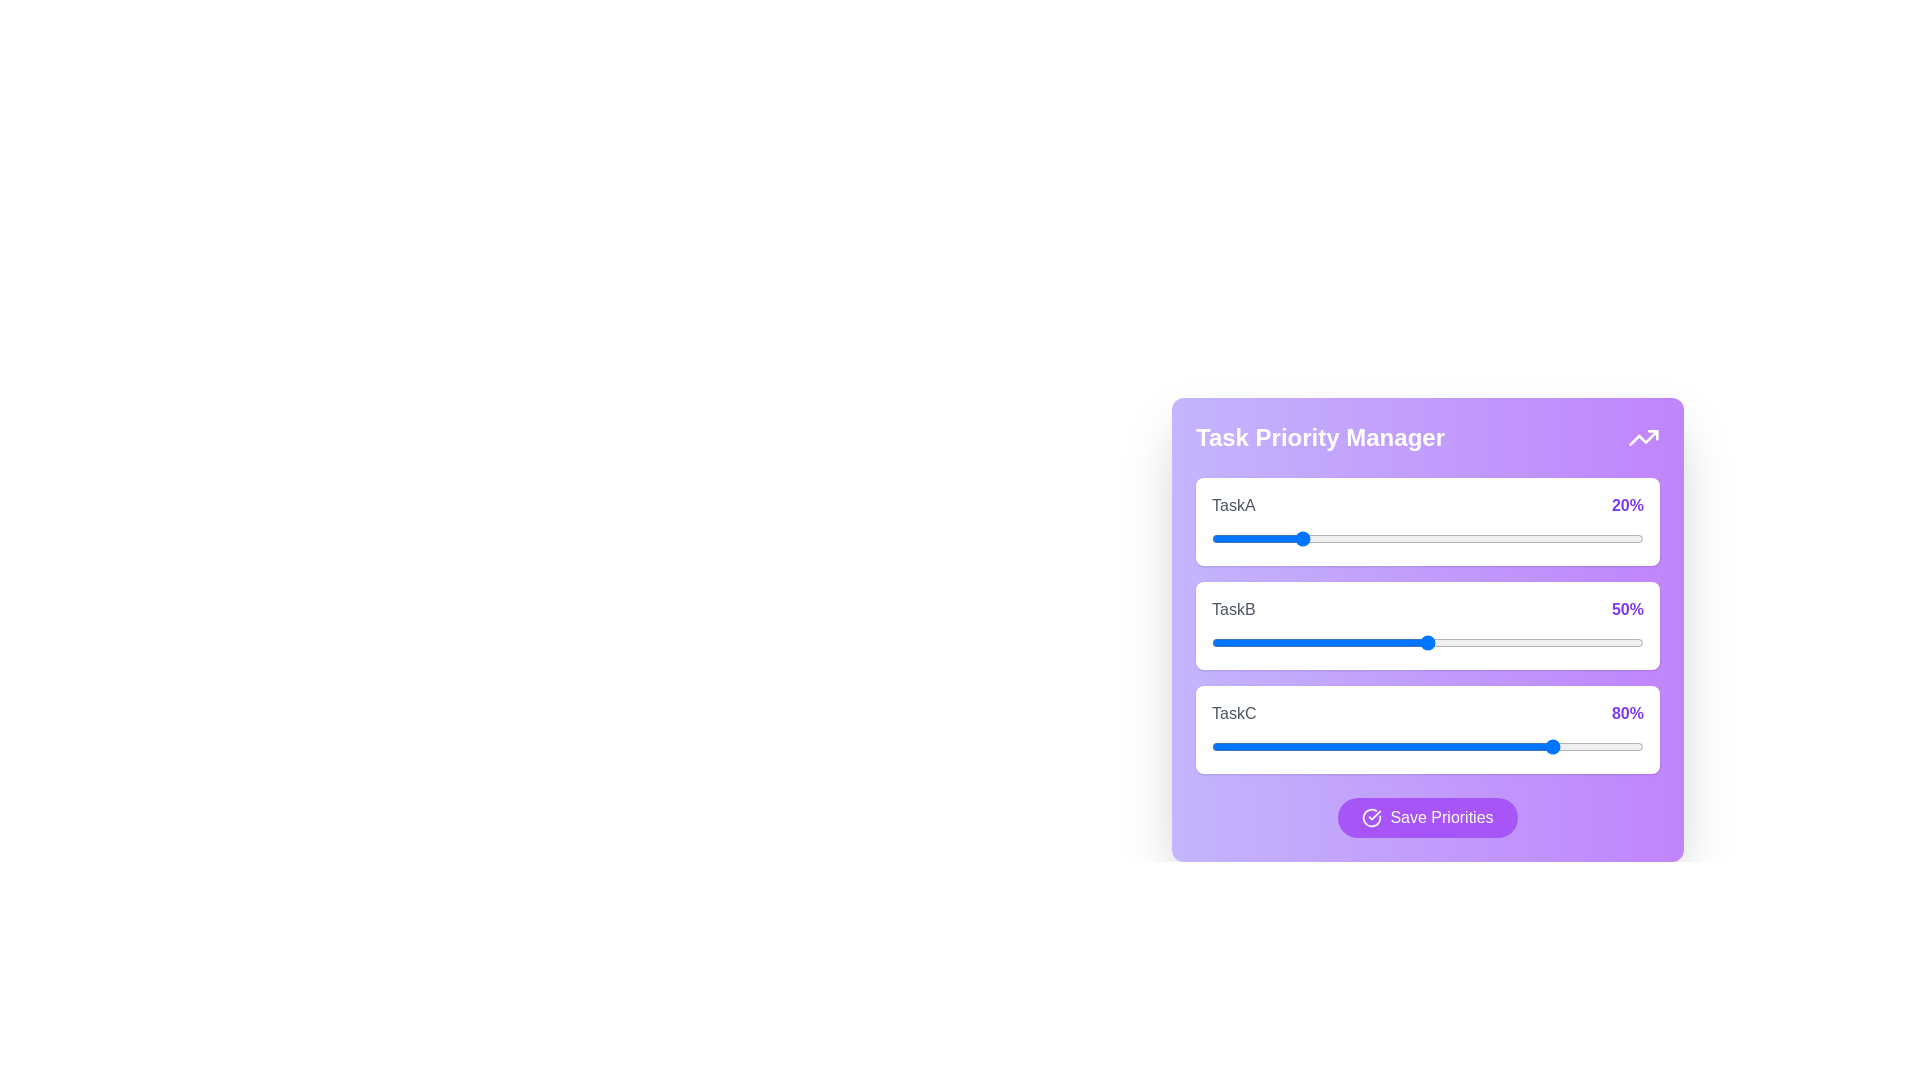 This screenshot has height=1080, width=1920. What do you see at coordinates (1258, 538) in the screenshot?
I see `the priority of TaskA to 11%` at bounding box center [1258, 538].